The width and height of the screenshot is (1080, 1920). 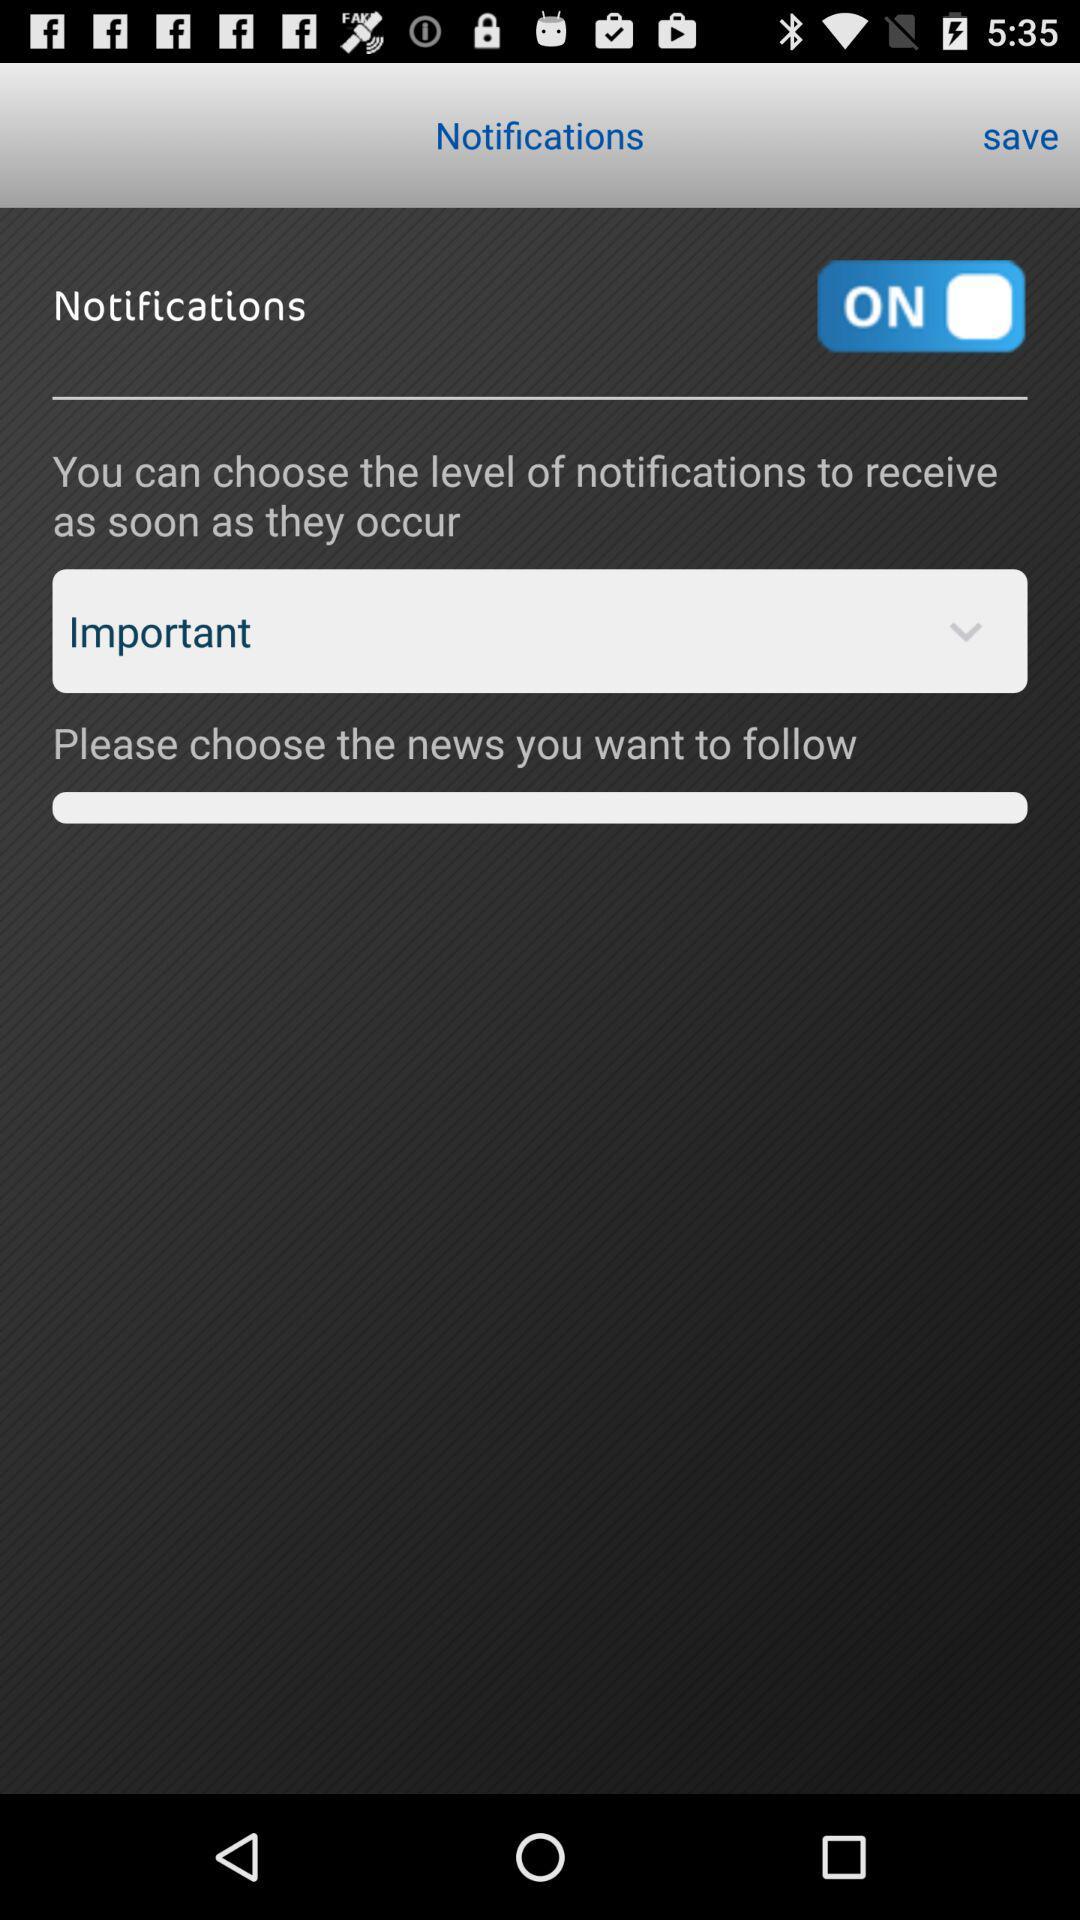 What do you see at coordinates (1020, 133) in the screenshot?
I see `the button above notifications icon` at bounding box center [1020, 133].